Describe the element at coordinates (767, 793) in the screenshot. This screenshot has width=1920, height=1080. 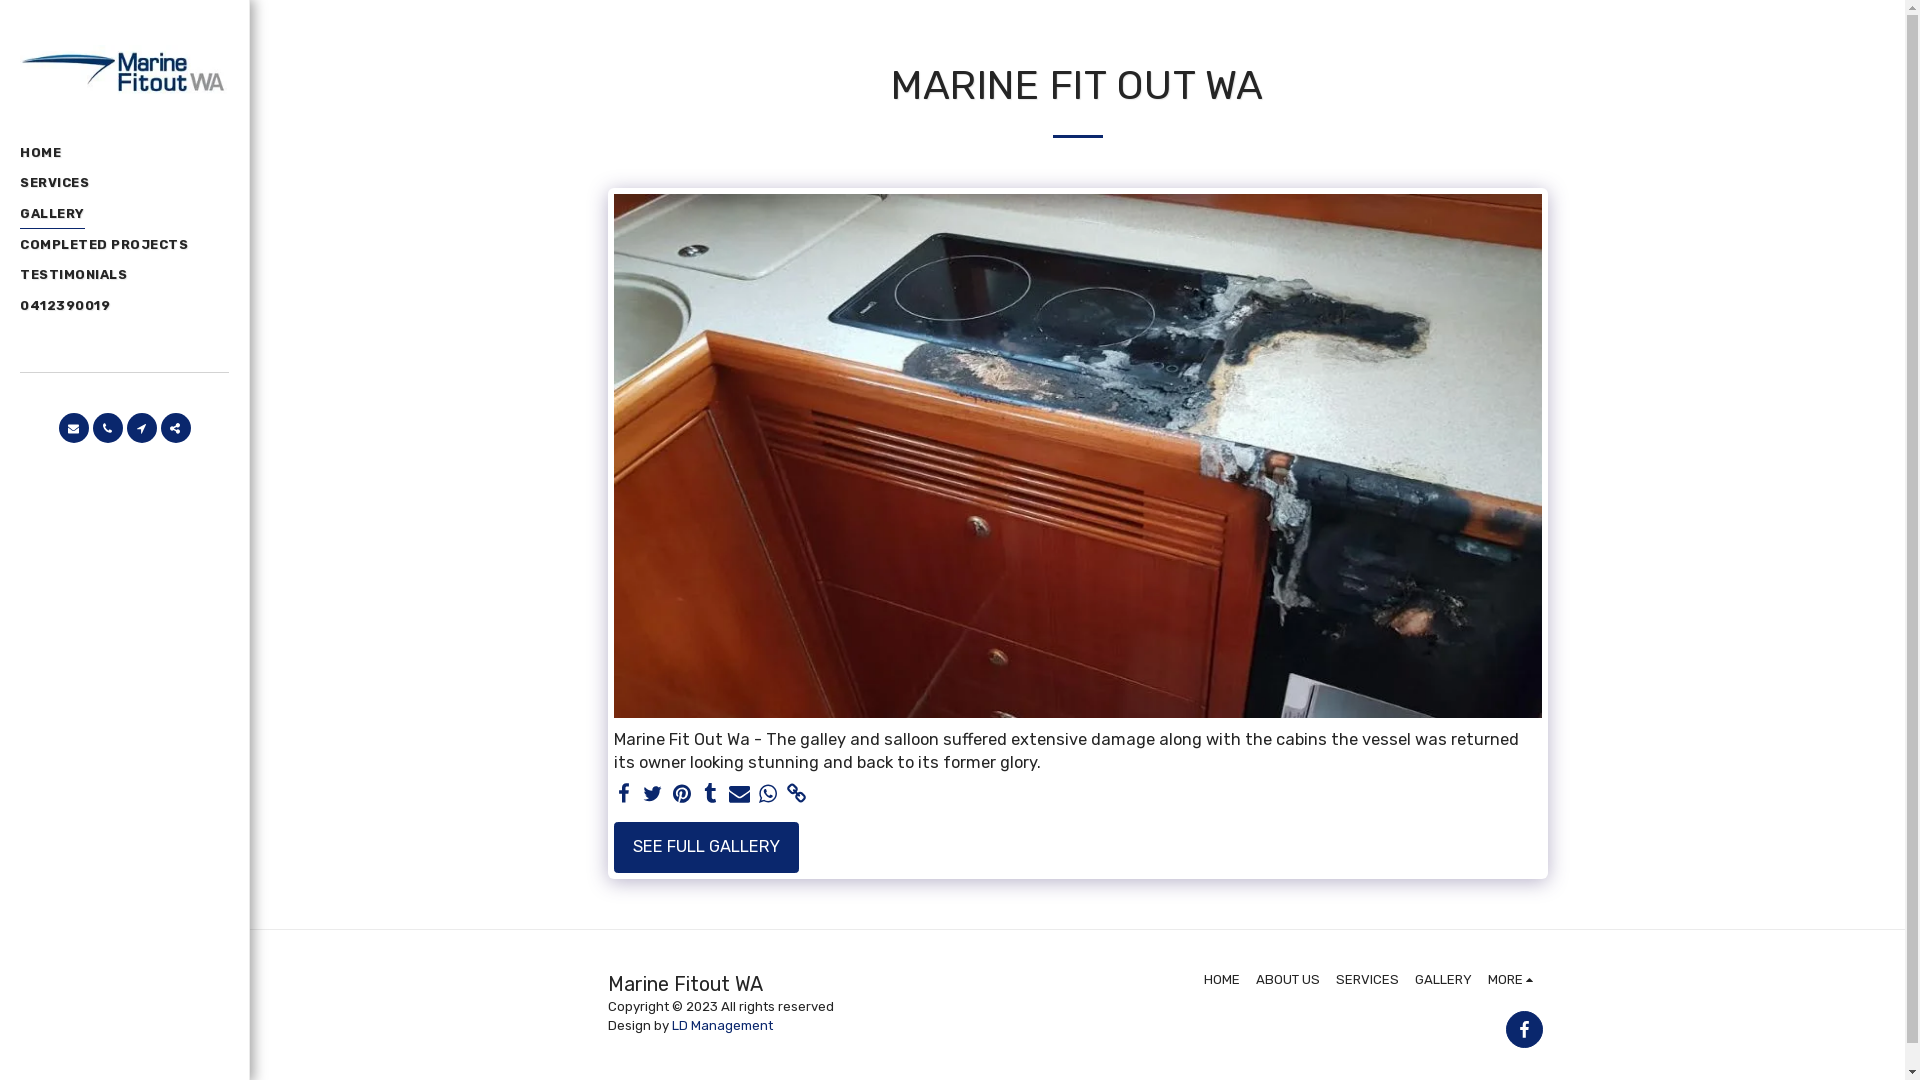
I see `' '` at that location.